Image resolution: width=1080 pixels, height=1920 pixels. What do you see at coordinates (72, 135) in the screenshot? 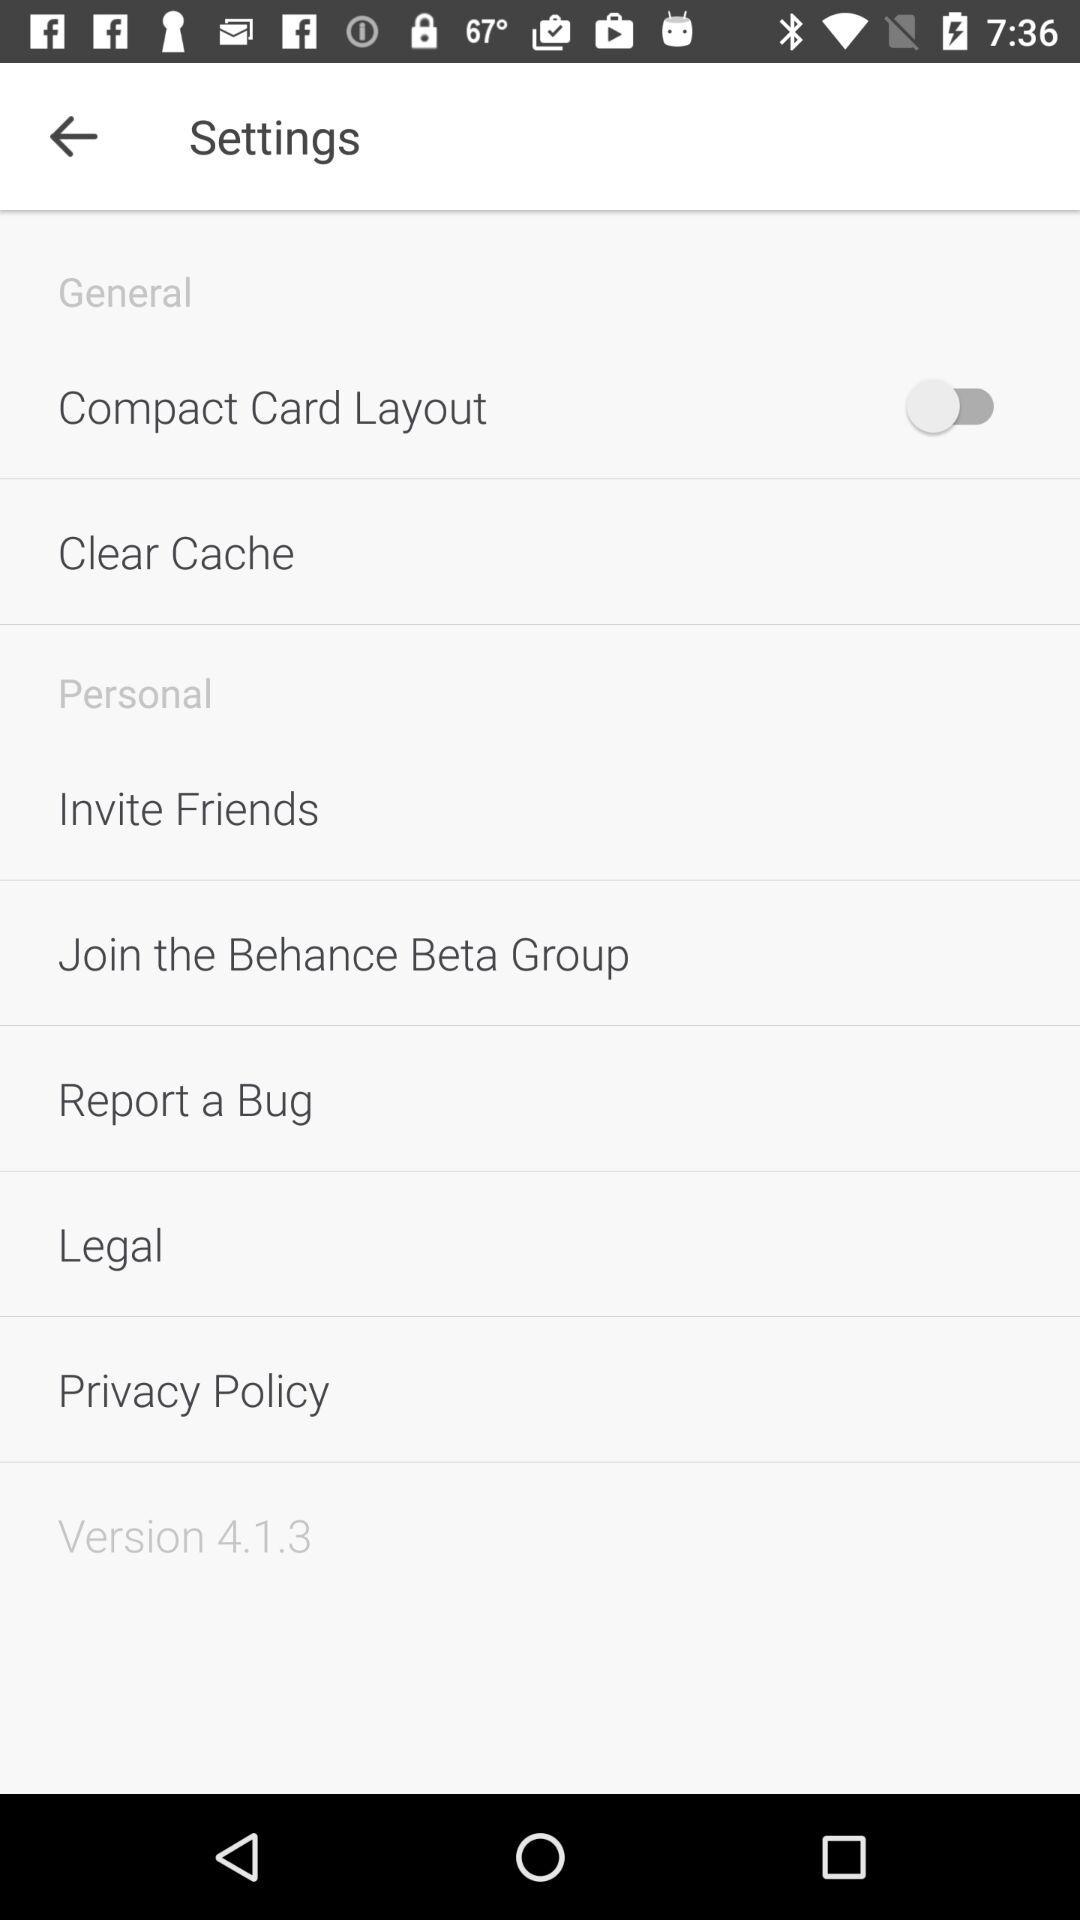
I see `the item next to the settings icon` at bounding box center [72, 135].